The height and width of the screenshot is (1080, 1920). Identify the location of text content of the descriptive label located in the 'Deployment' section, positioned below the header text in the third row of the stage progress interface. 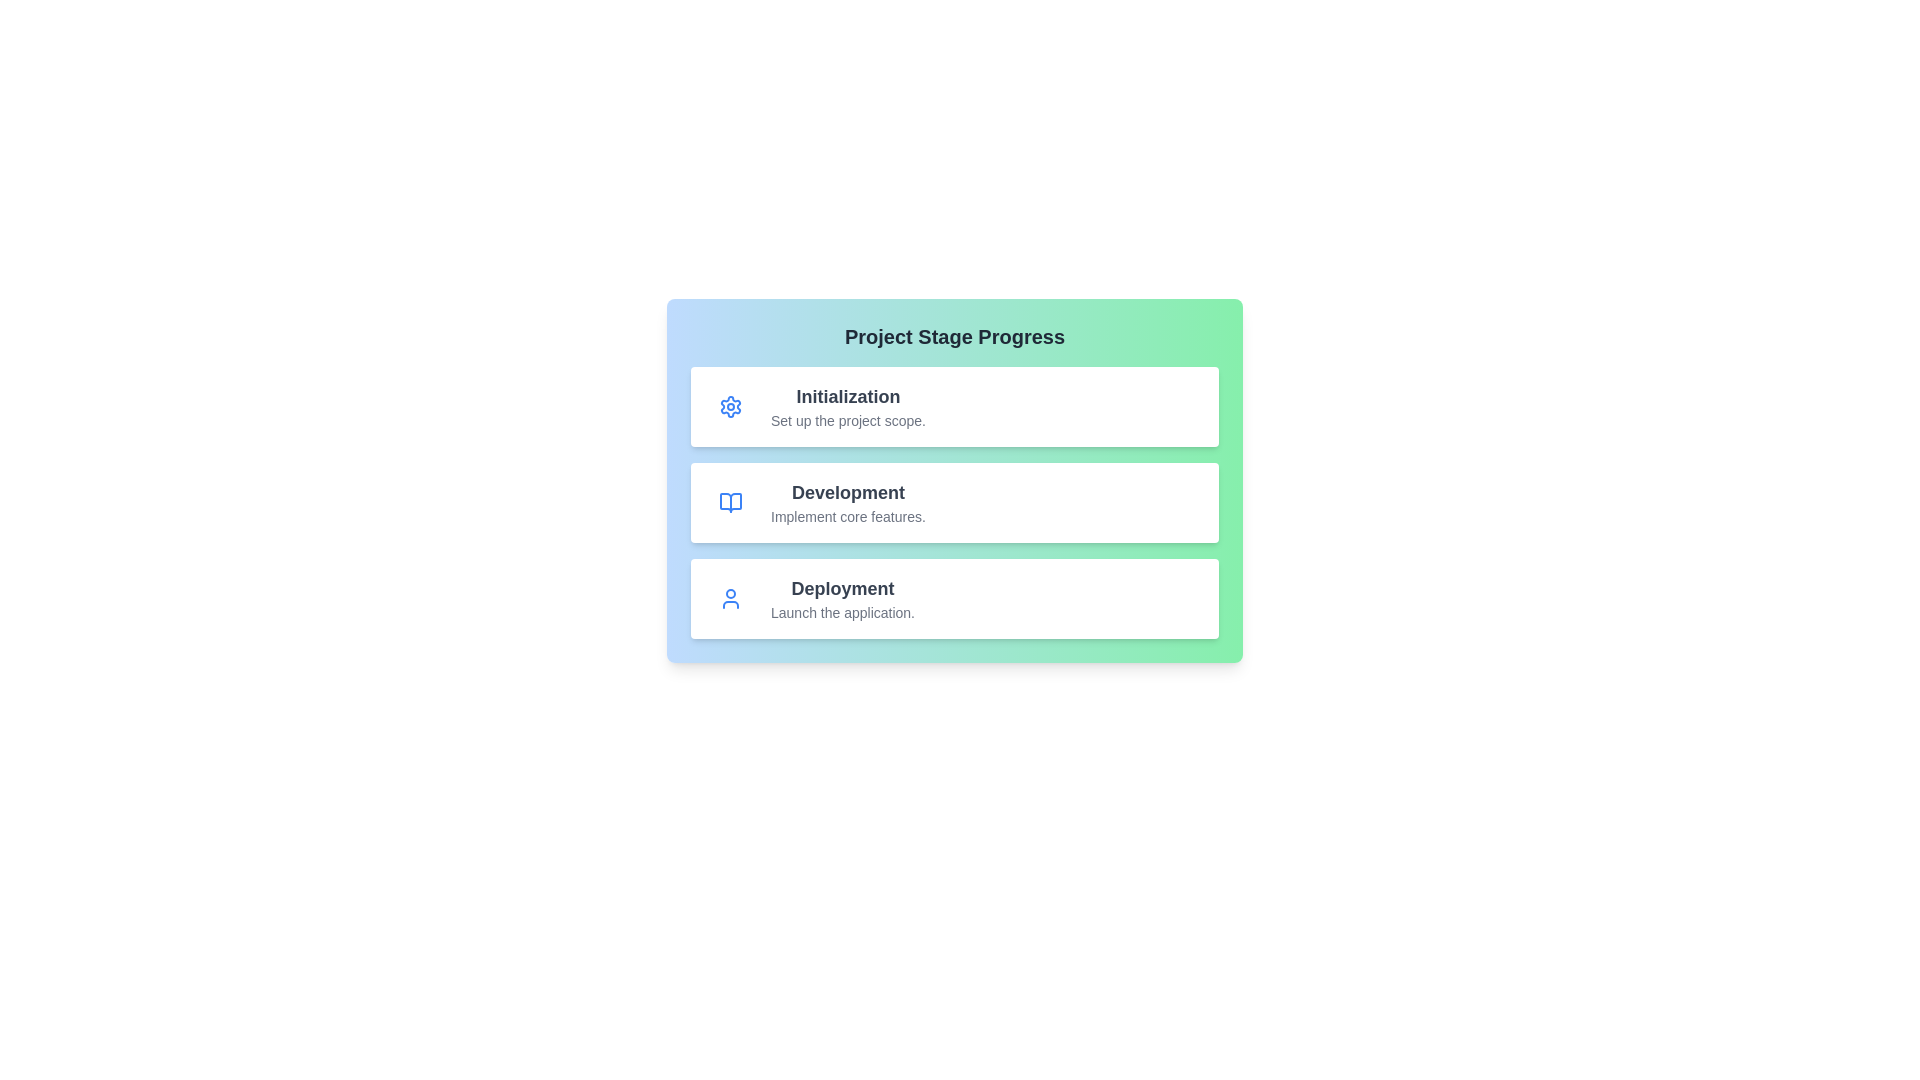
(843, 612).